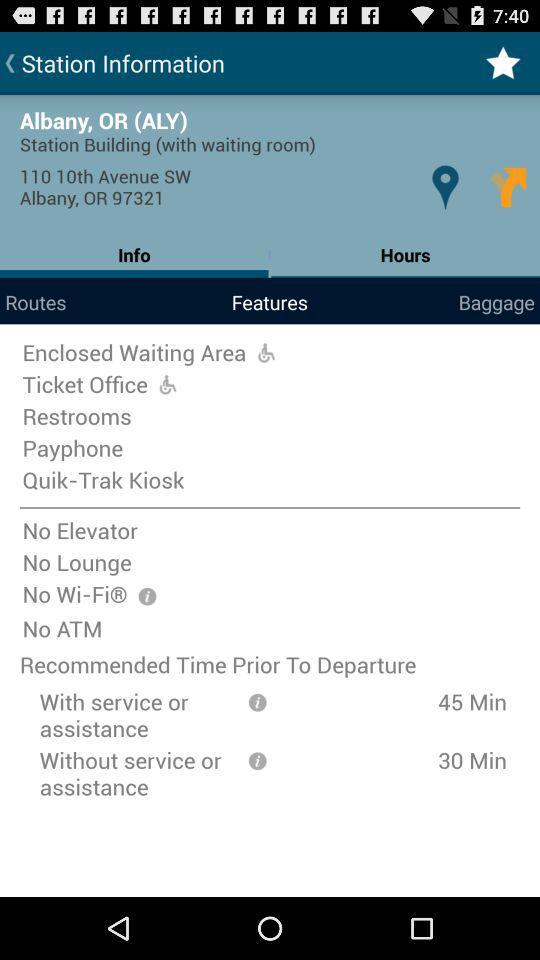 The image size is (540, 960). Describe the element at coordinates (257, 812) in the screenshot. I see `the info icon` at that location.